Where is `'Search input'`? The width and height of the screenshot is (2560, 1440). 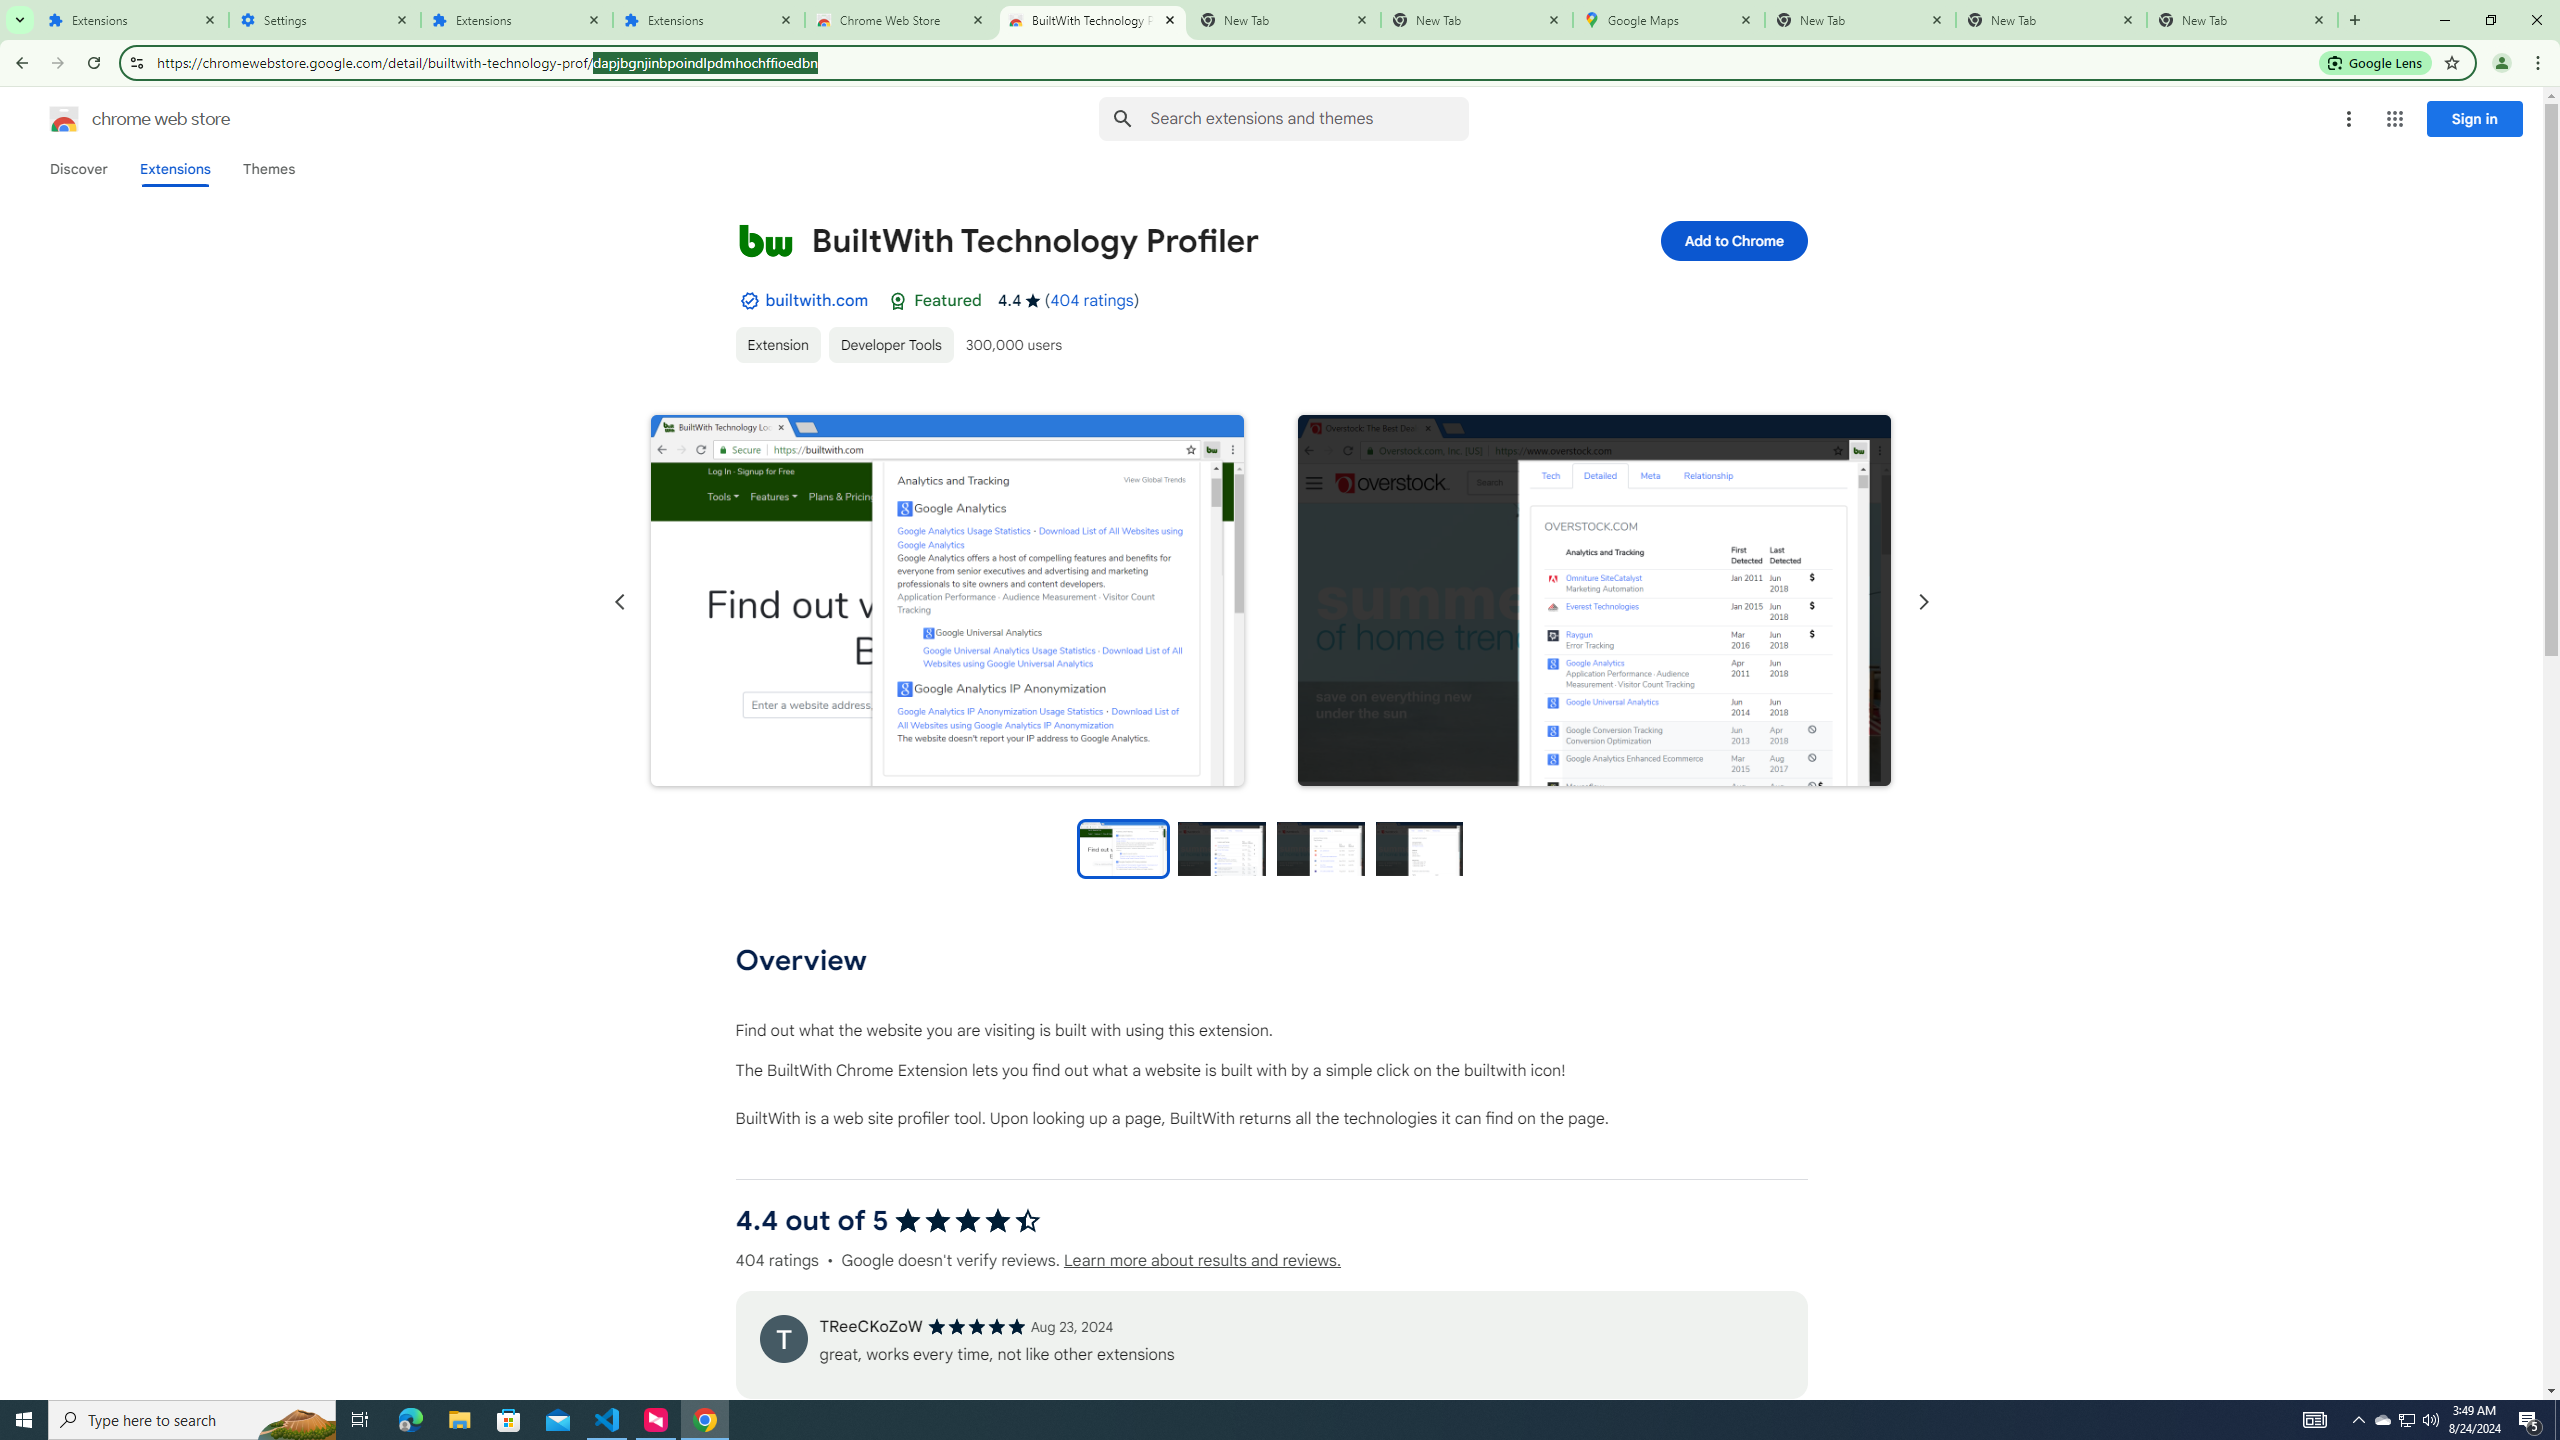
'Search input' is located at coordinates (1308, 118).